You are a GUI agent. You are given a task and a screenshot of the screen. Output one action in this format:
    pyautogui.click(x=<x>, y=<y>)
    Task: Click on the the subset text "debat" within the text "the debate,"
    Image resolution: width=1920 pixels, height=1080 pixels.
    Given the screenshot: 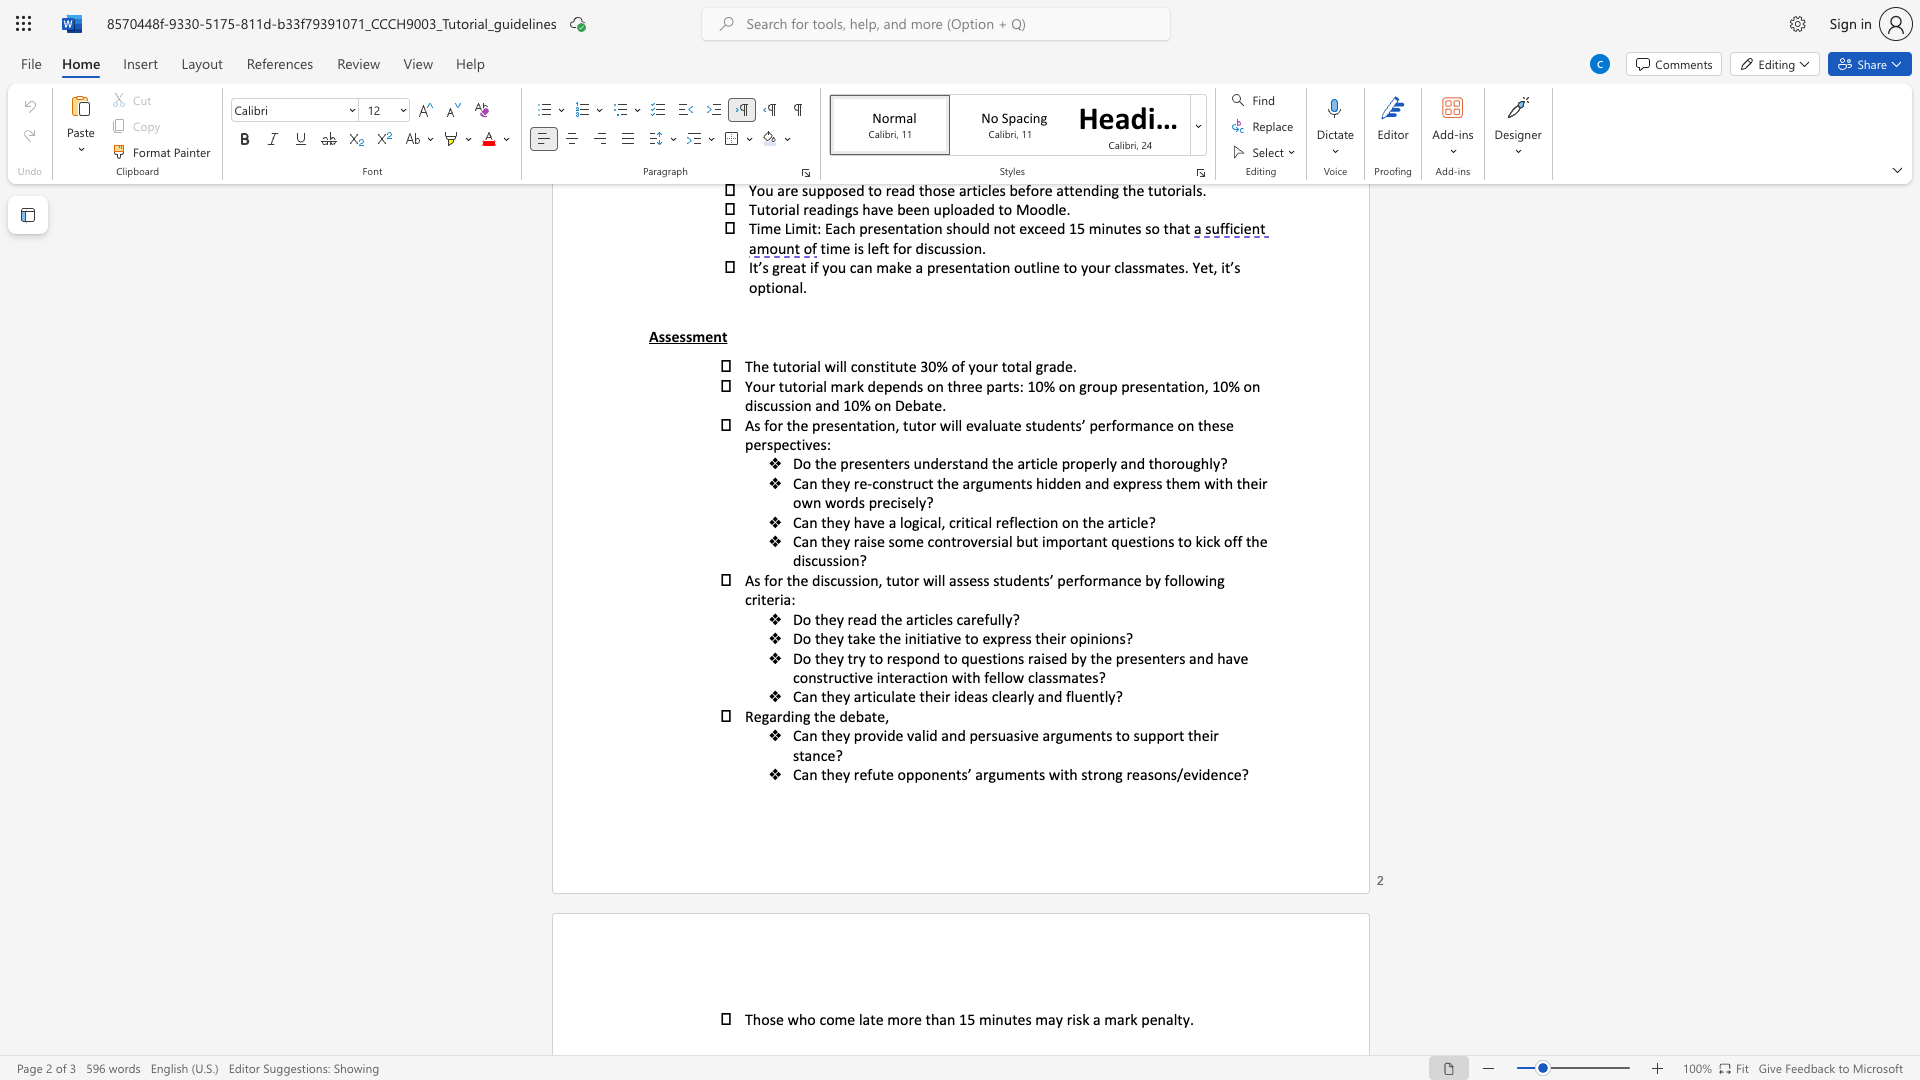 What is the action you would take?
    pyautogui.click(x=839, y=715)
    